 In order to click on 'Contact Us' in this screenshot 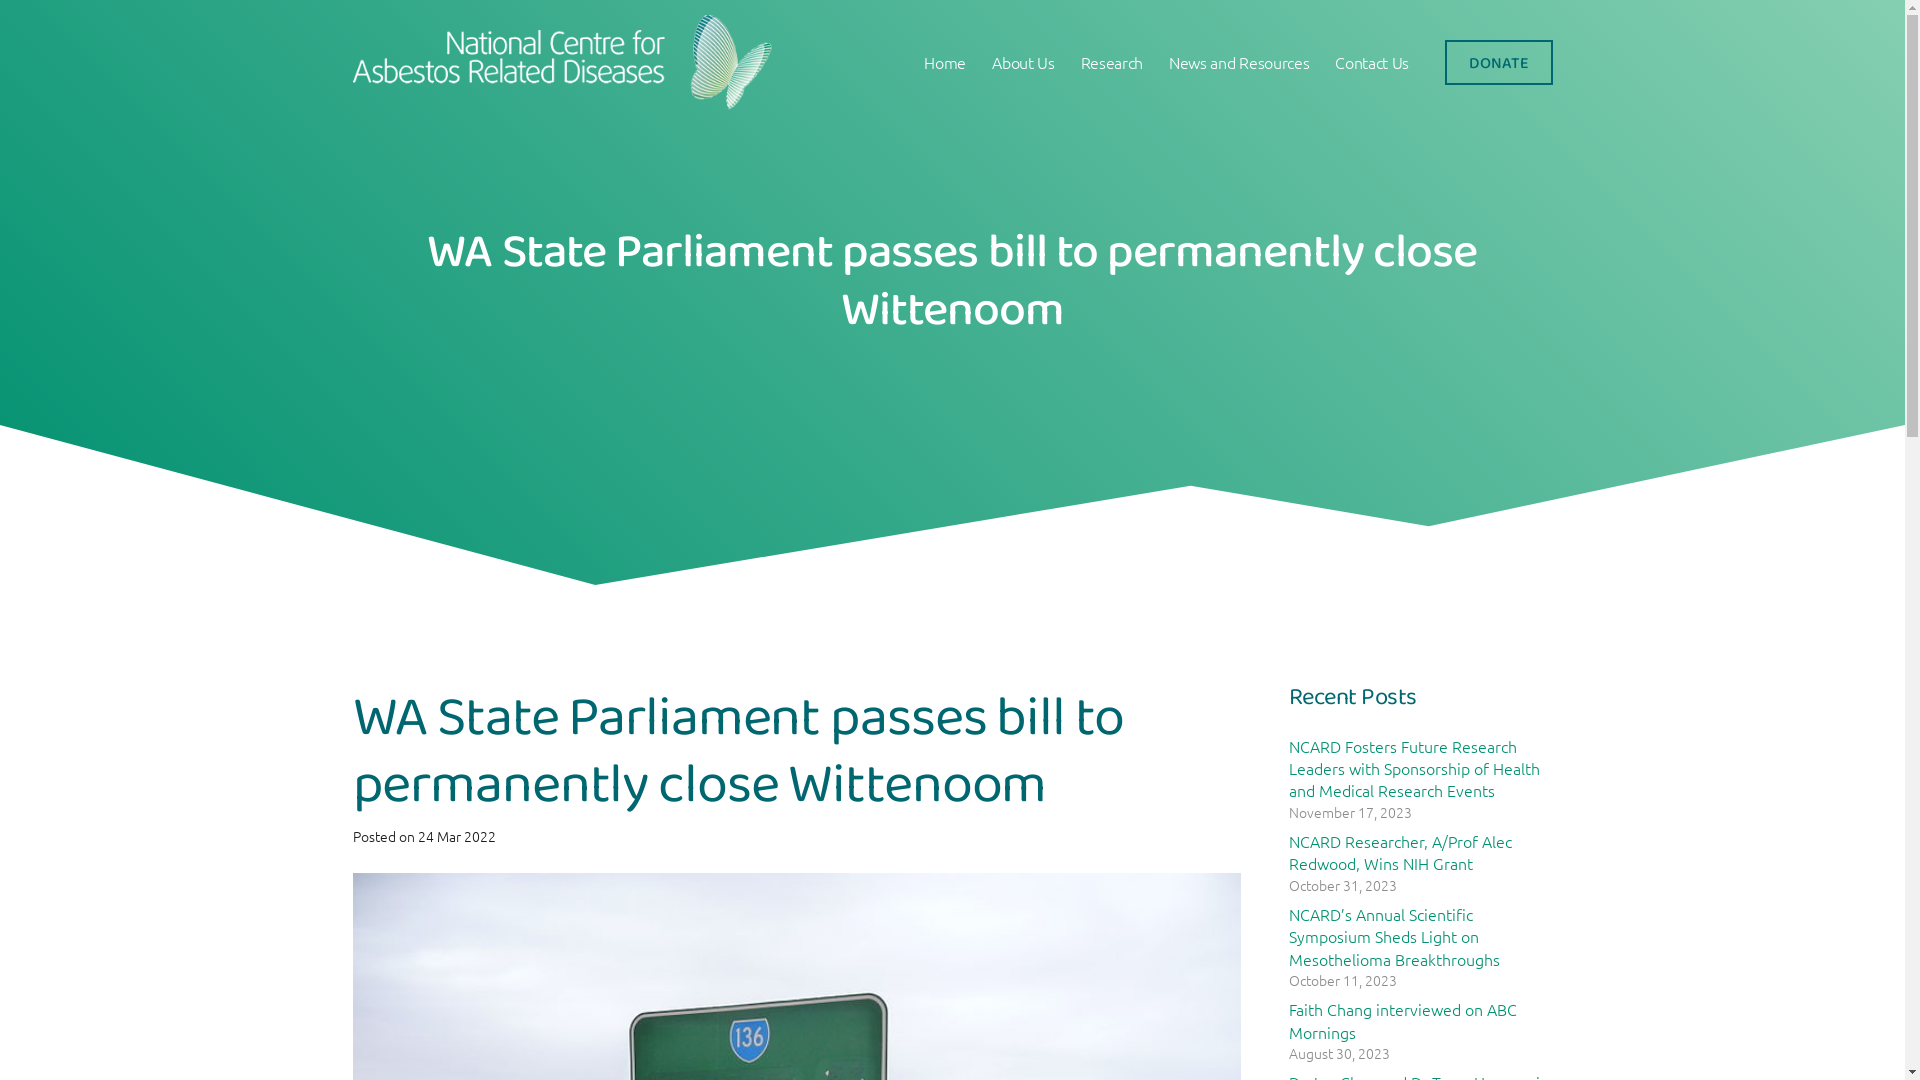, I will do `click(1371, 61)`.